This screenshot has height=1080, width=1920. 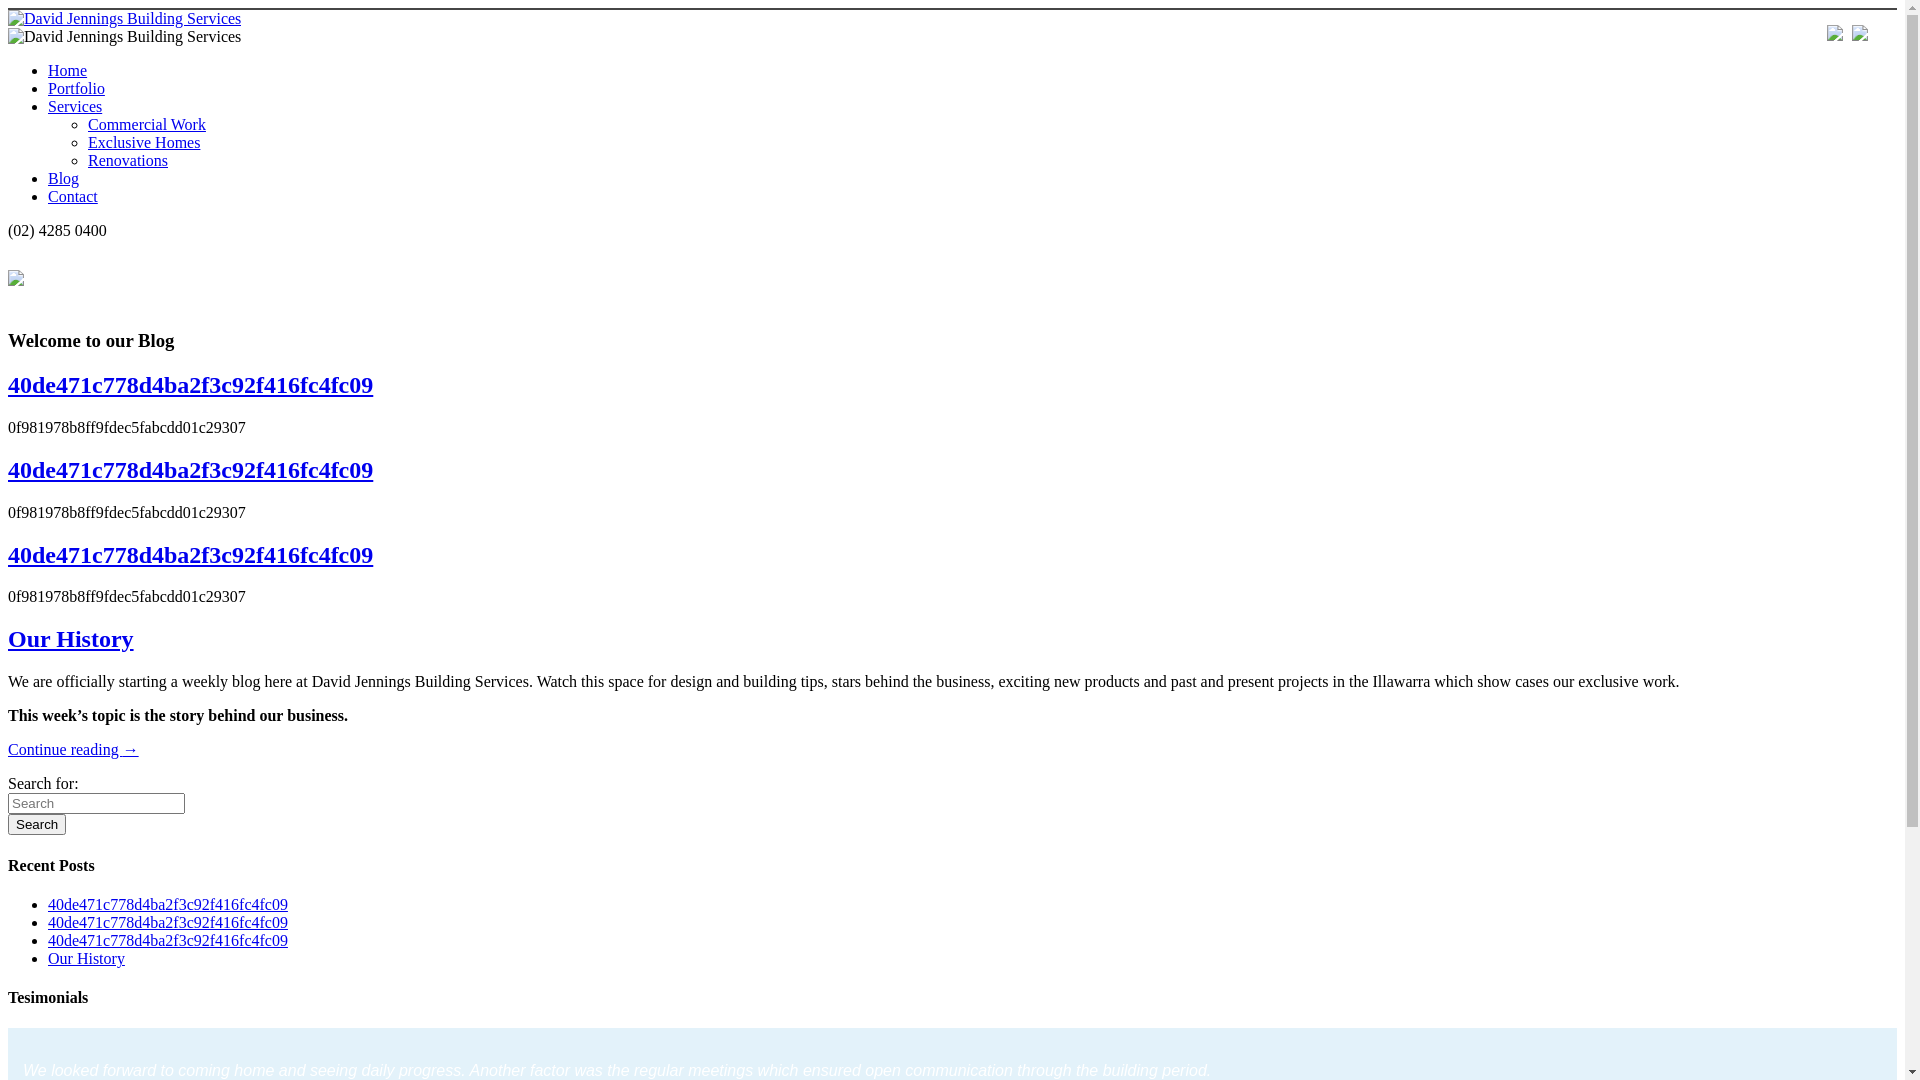 I want to click on '40de471c778d4ba2f3c92f416fc4fc09', so click(x=190, y=470).